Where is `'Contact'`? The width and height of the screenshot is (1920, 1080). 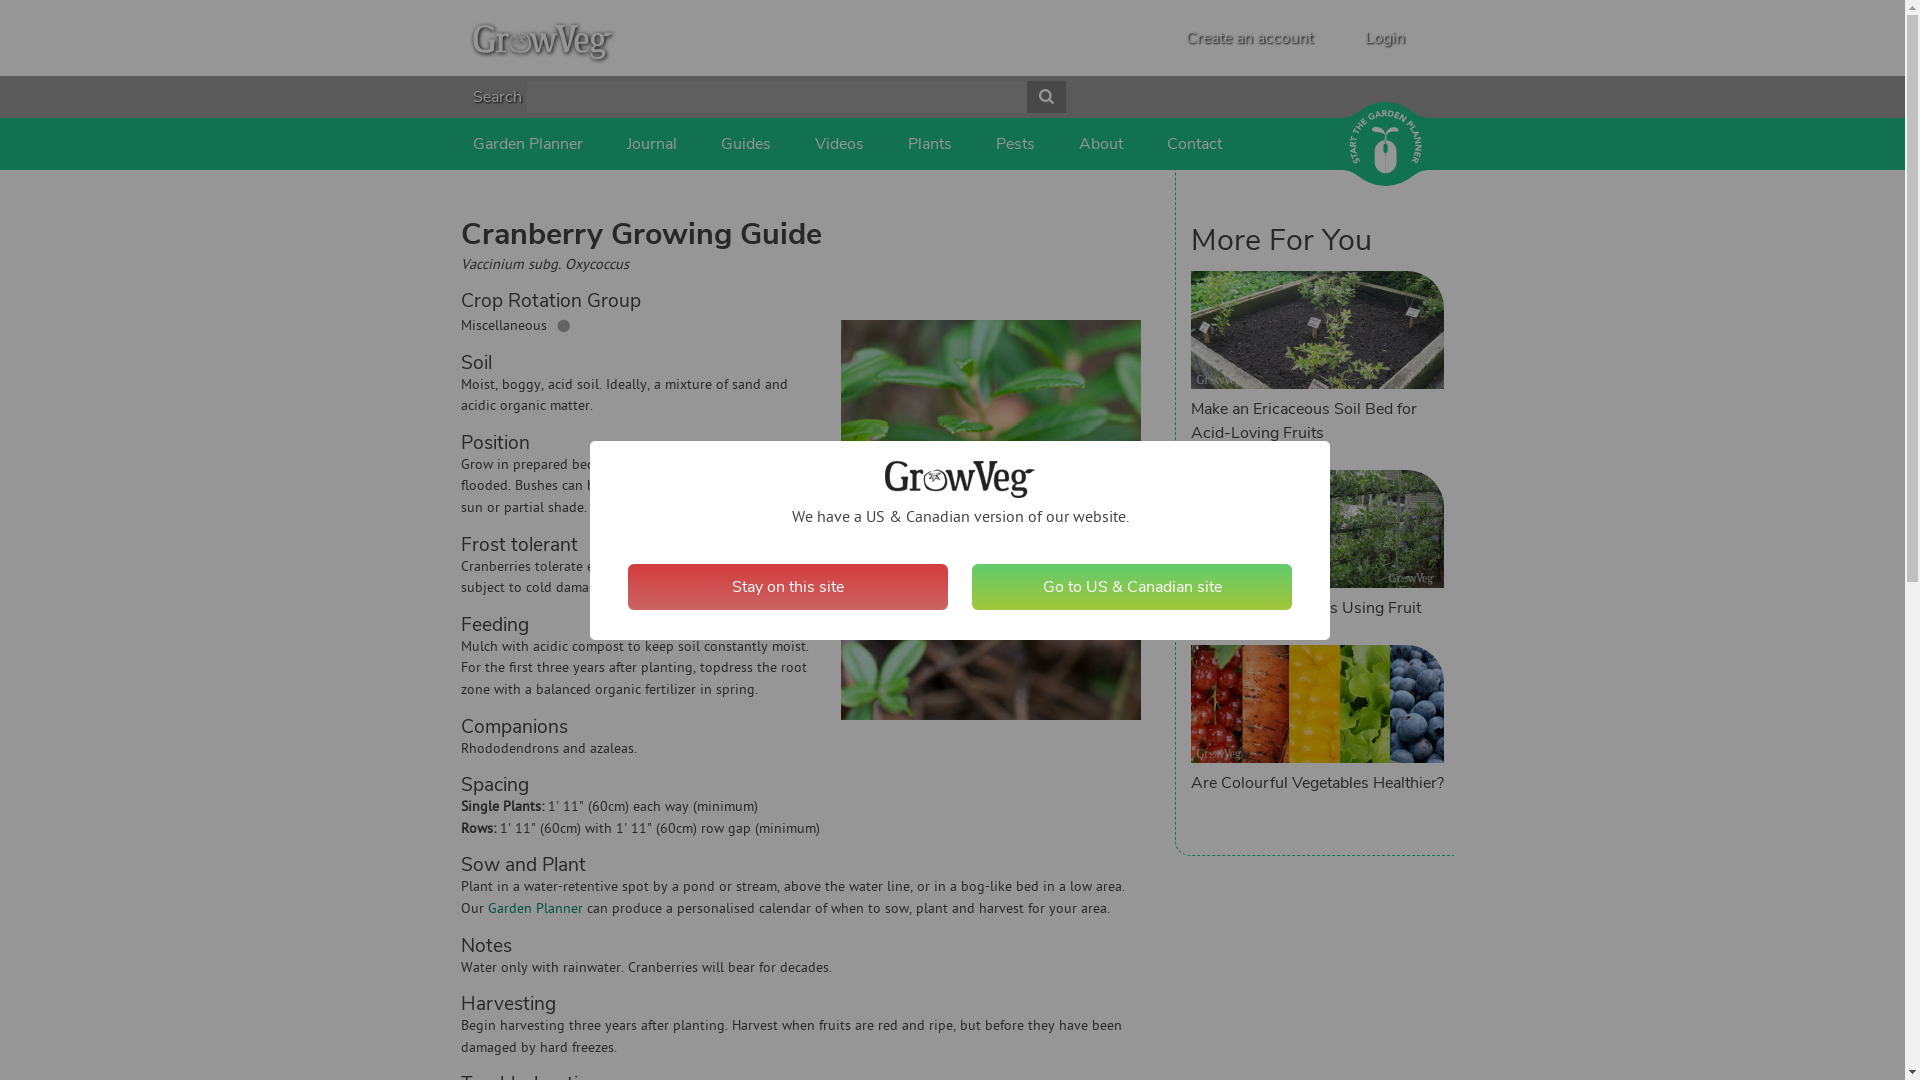 'Contact' is located at coordinates (1166, 142).